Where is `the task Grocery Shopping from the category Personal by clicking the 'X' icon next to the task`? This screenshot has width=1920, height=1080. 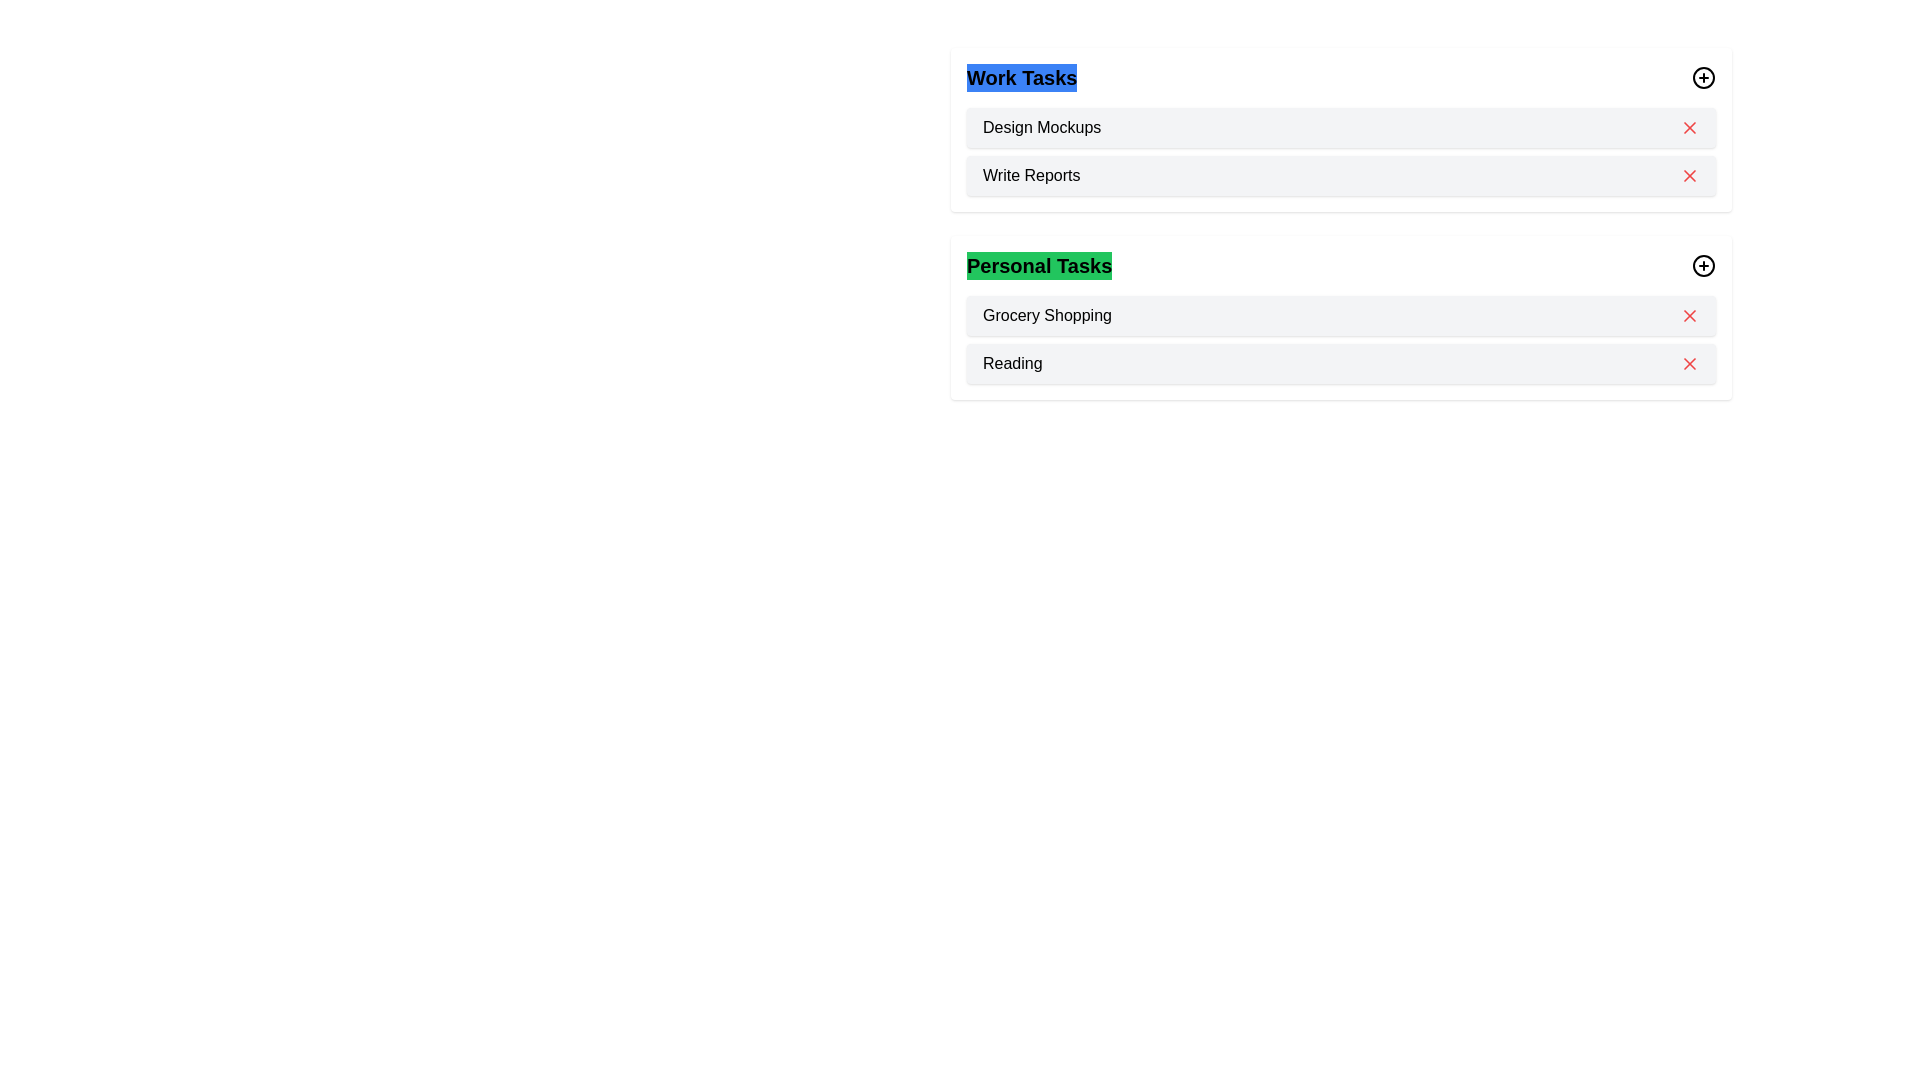
the task Grocery Shopping from the category Personal by clicking the 'X' icon next to the task is located at coordinates (1688, 315).